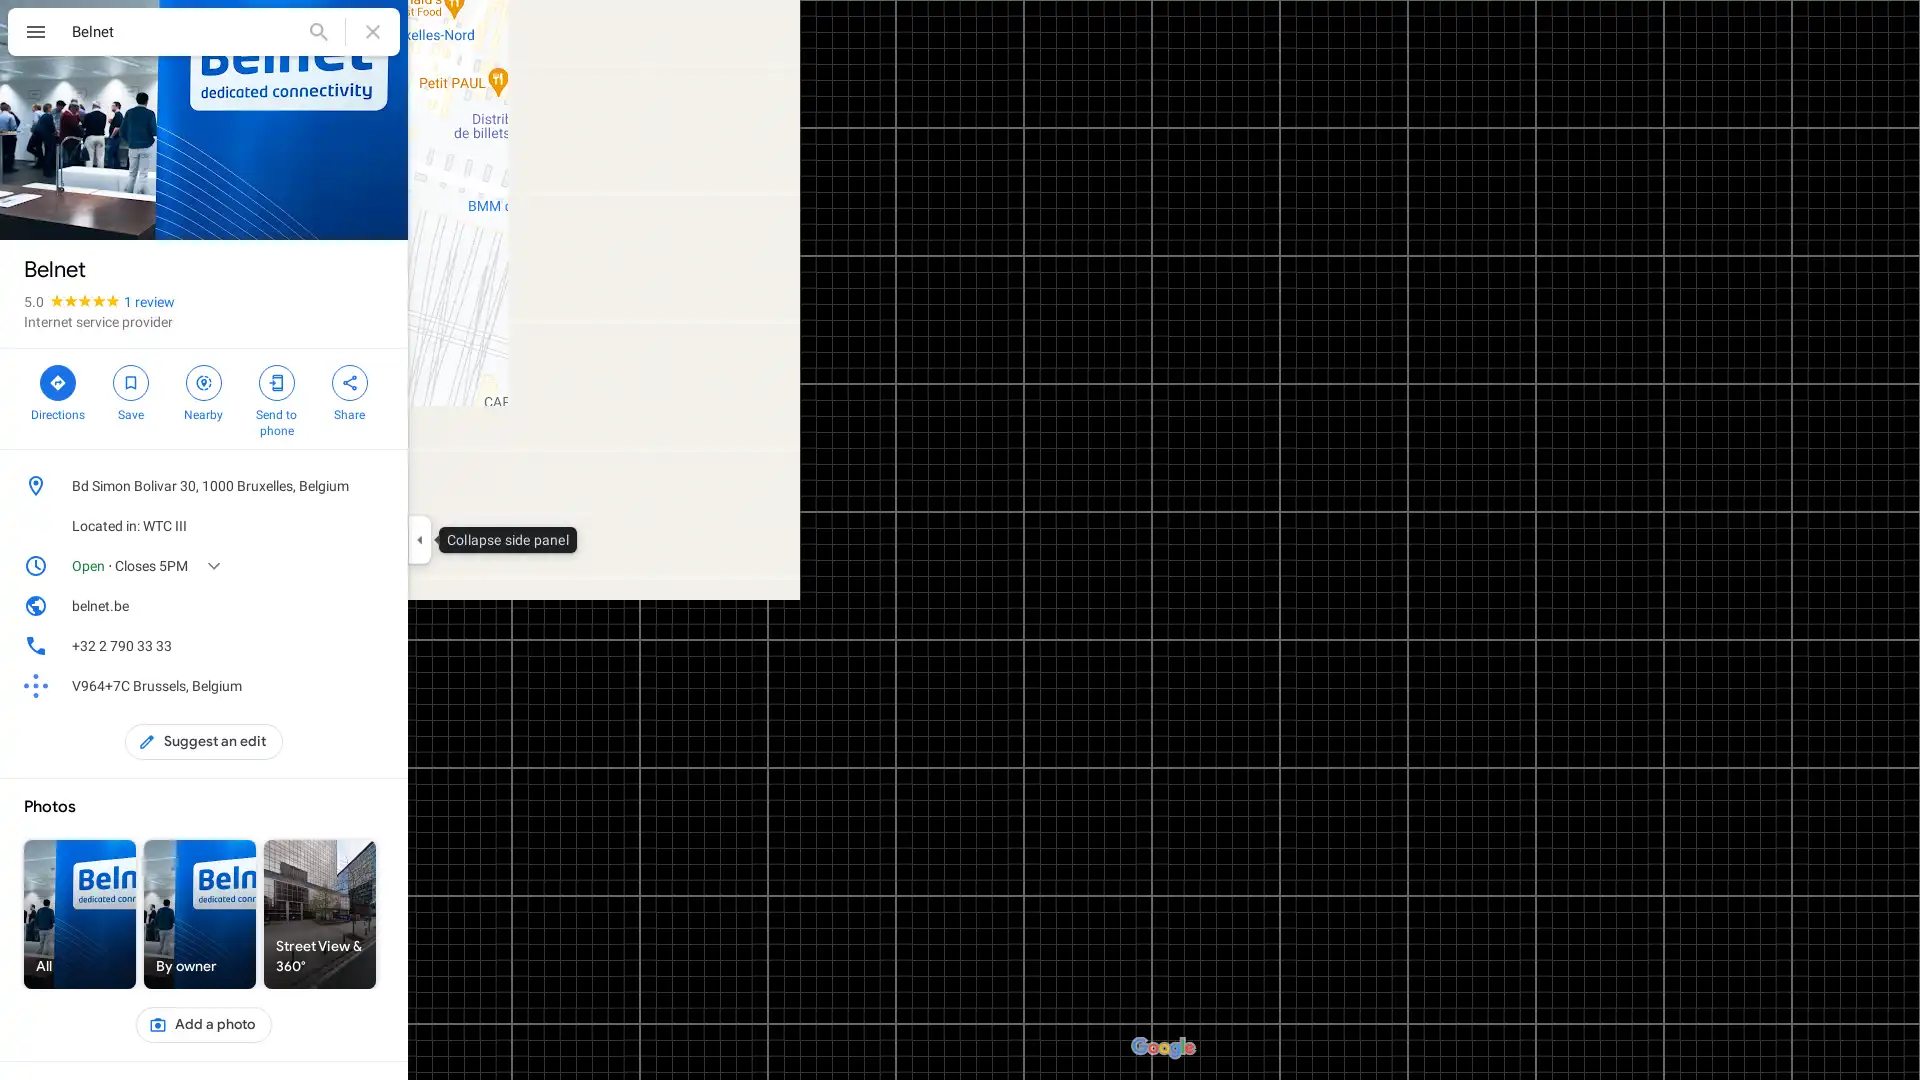 The image size is (1920, 1080). What do you see at coordinates (374, 645) in the screenshot?
I see `Call phone number` at bounding box center [374, 645].